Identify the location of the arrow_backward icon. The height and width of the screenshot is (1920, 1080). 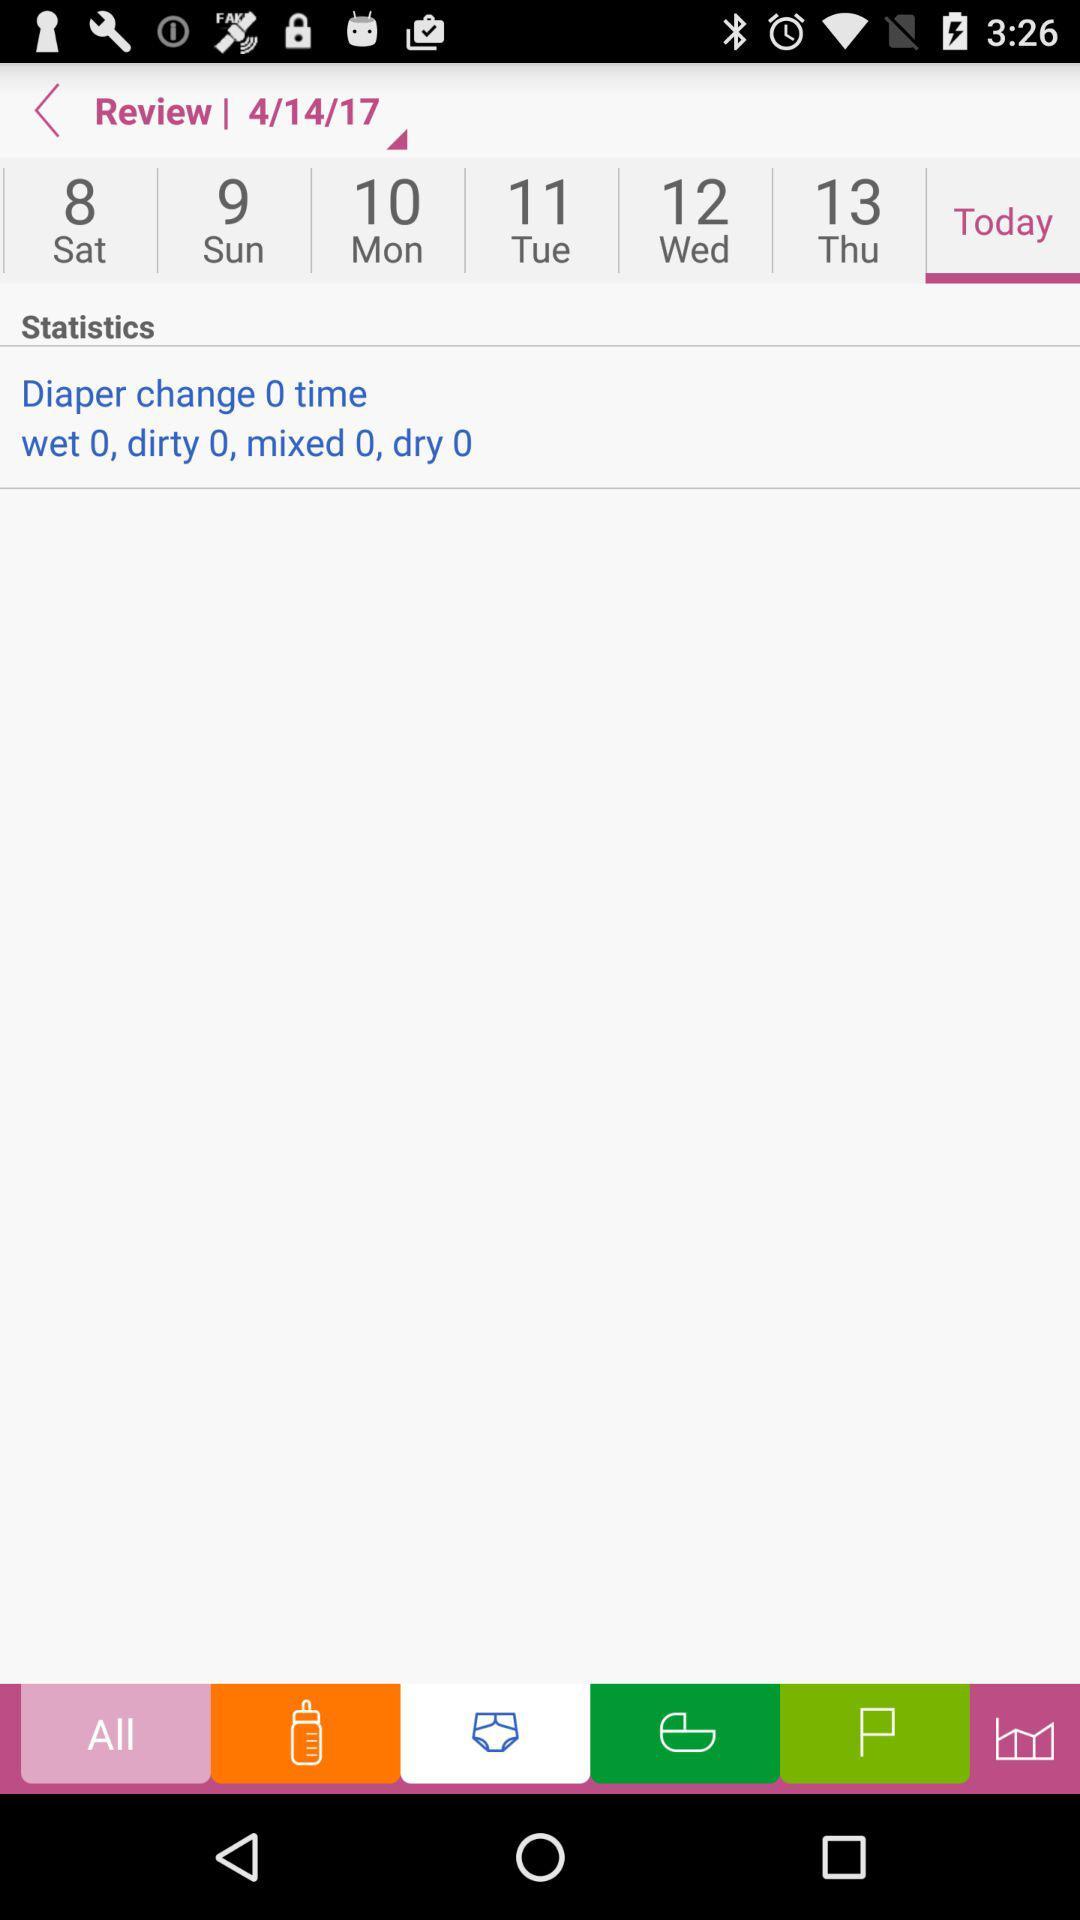
(46, 117).